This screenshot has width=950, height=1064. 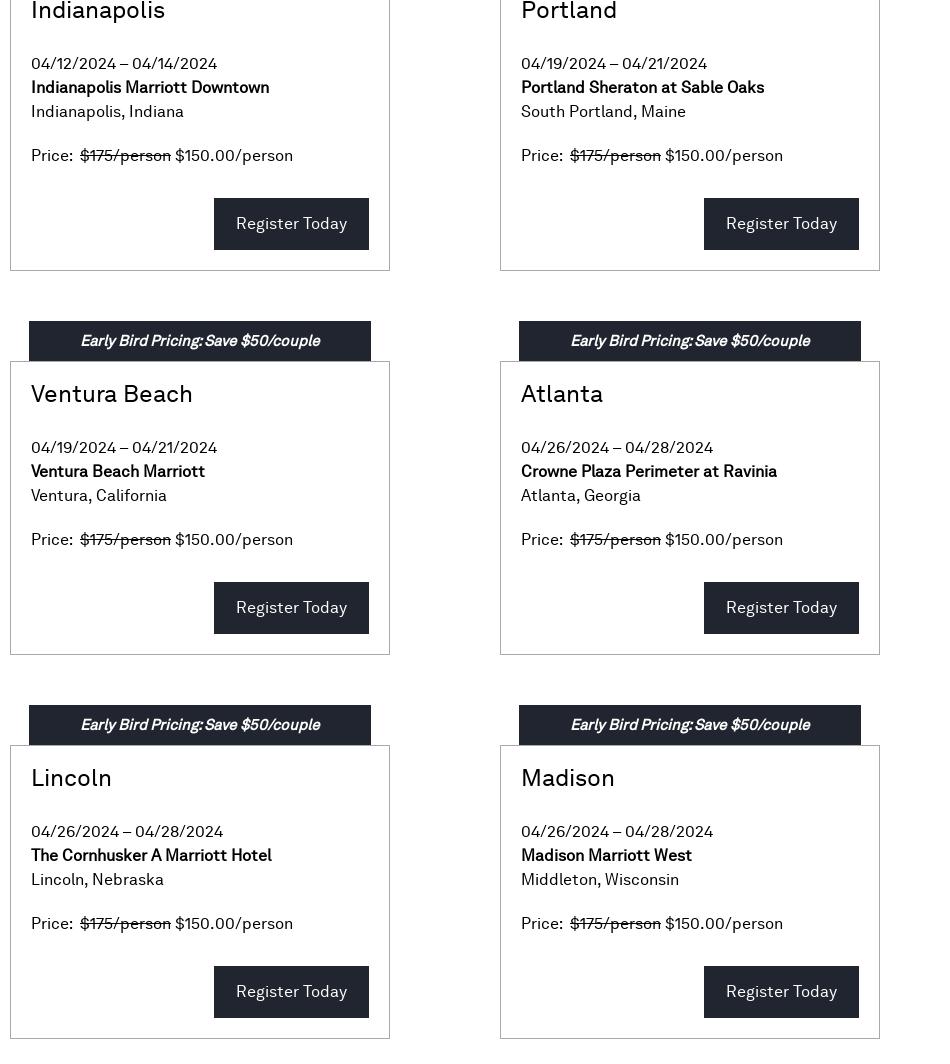 I want to click on 'Ventura Beach', so click(x=112, y=393).